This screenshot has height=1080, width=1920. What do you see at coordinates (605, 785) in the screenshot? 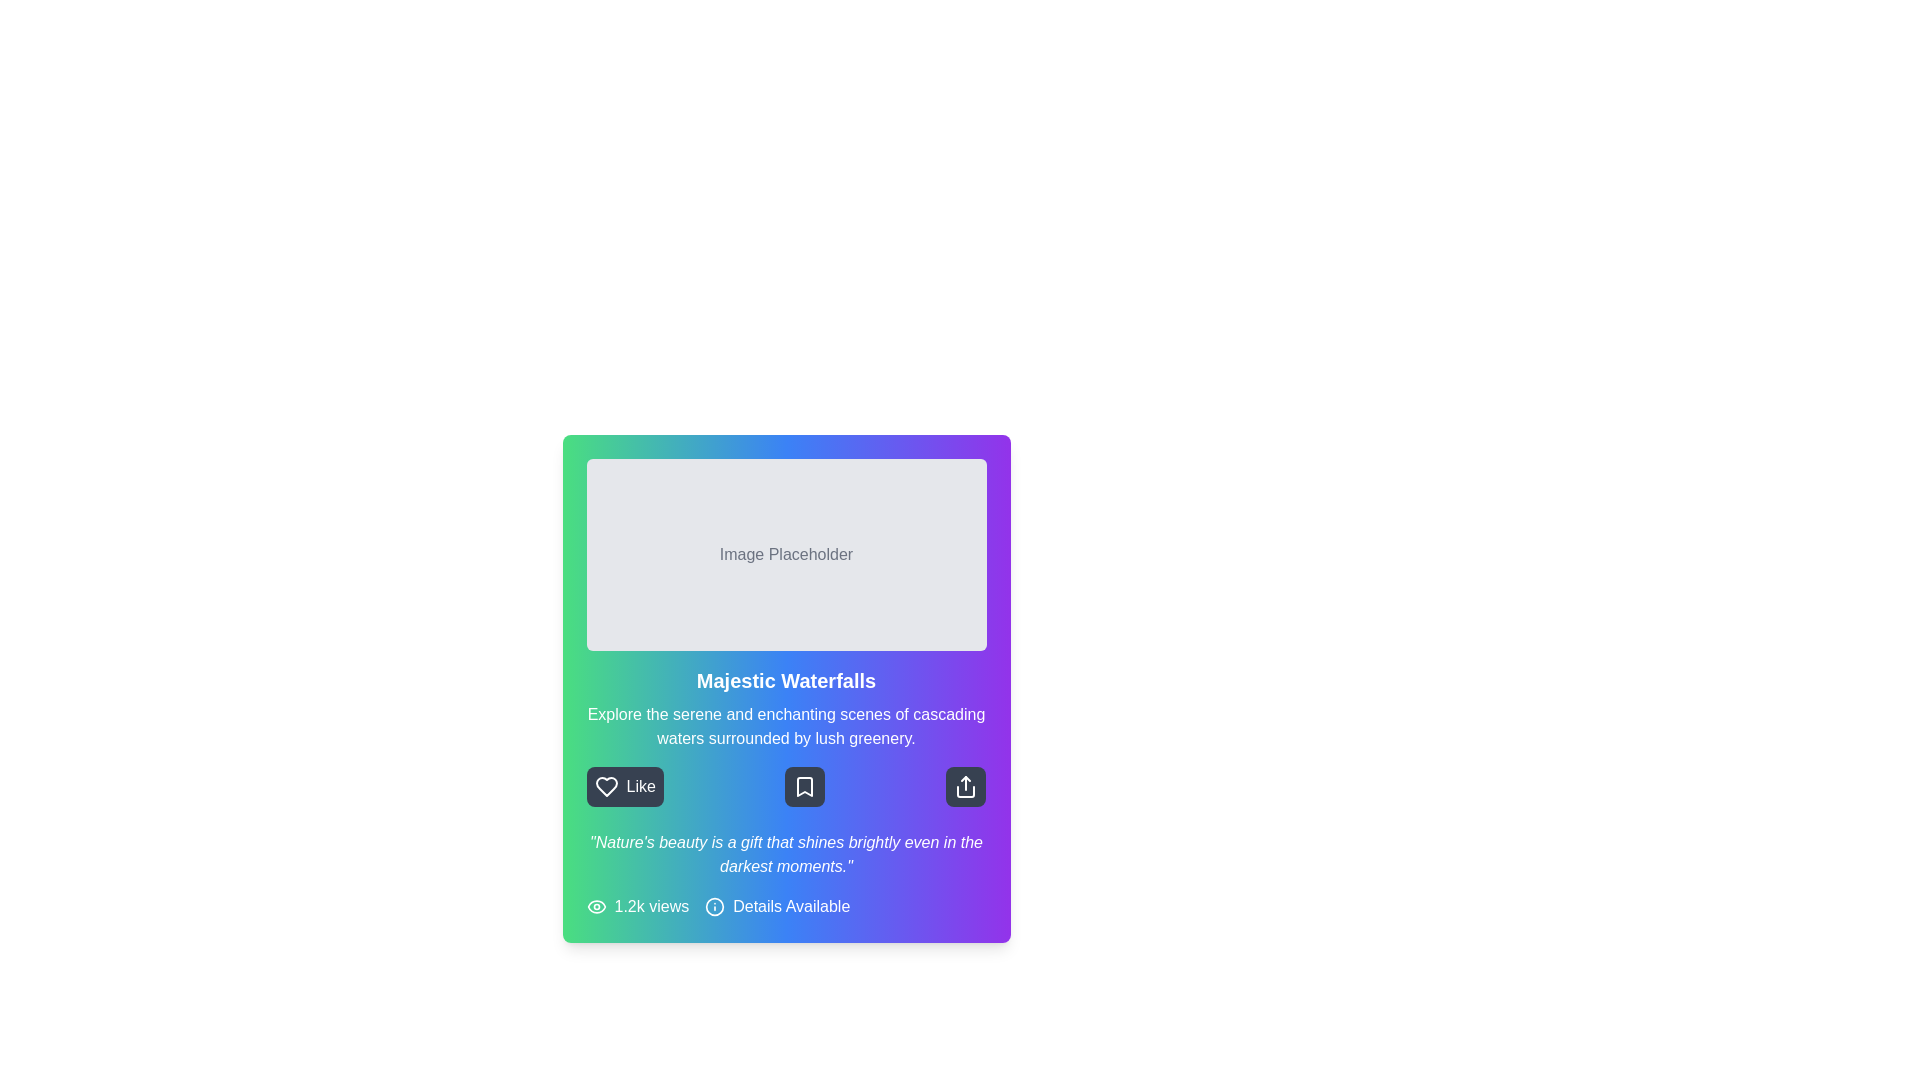
I see `the heart icon located inside the 'Like' button` at bounding box center [605, 785].